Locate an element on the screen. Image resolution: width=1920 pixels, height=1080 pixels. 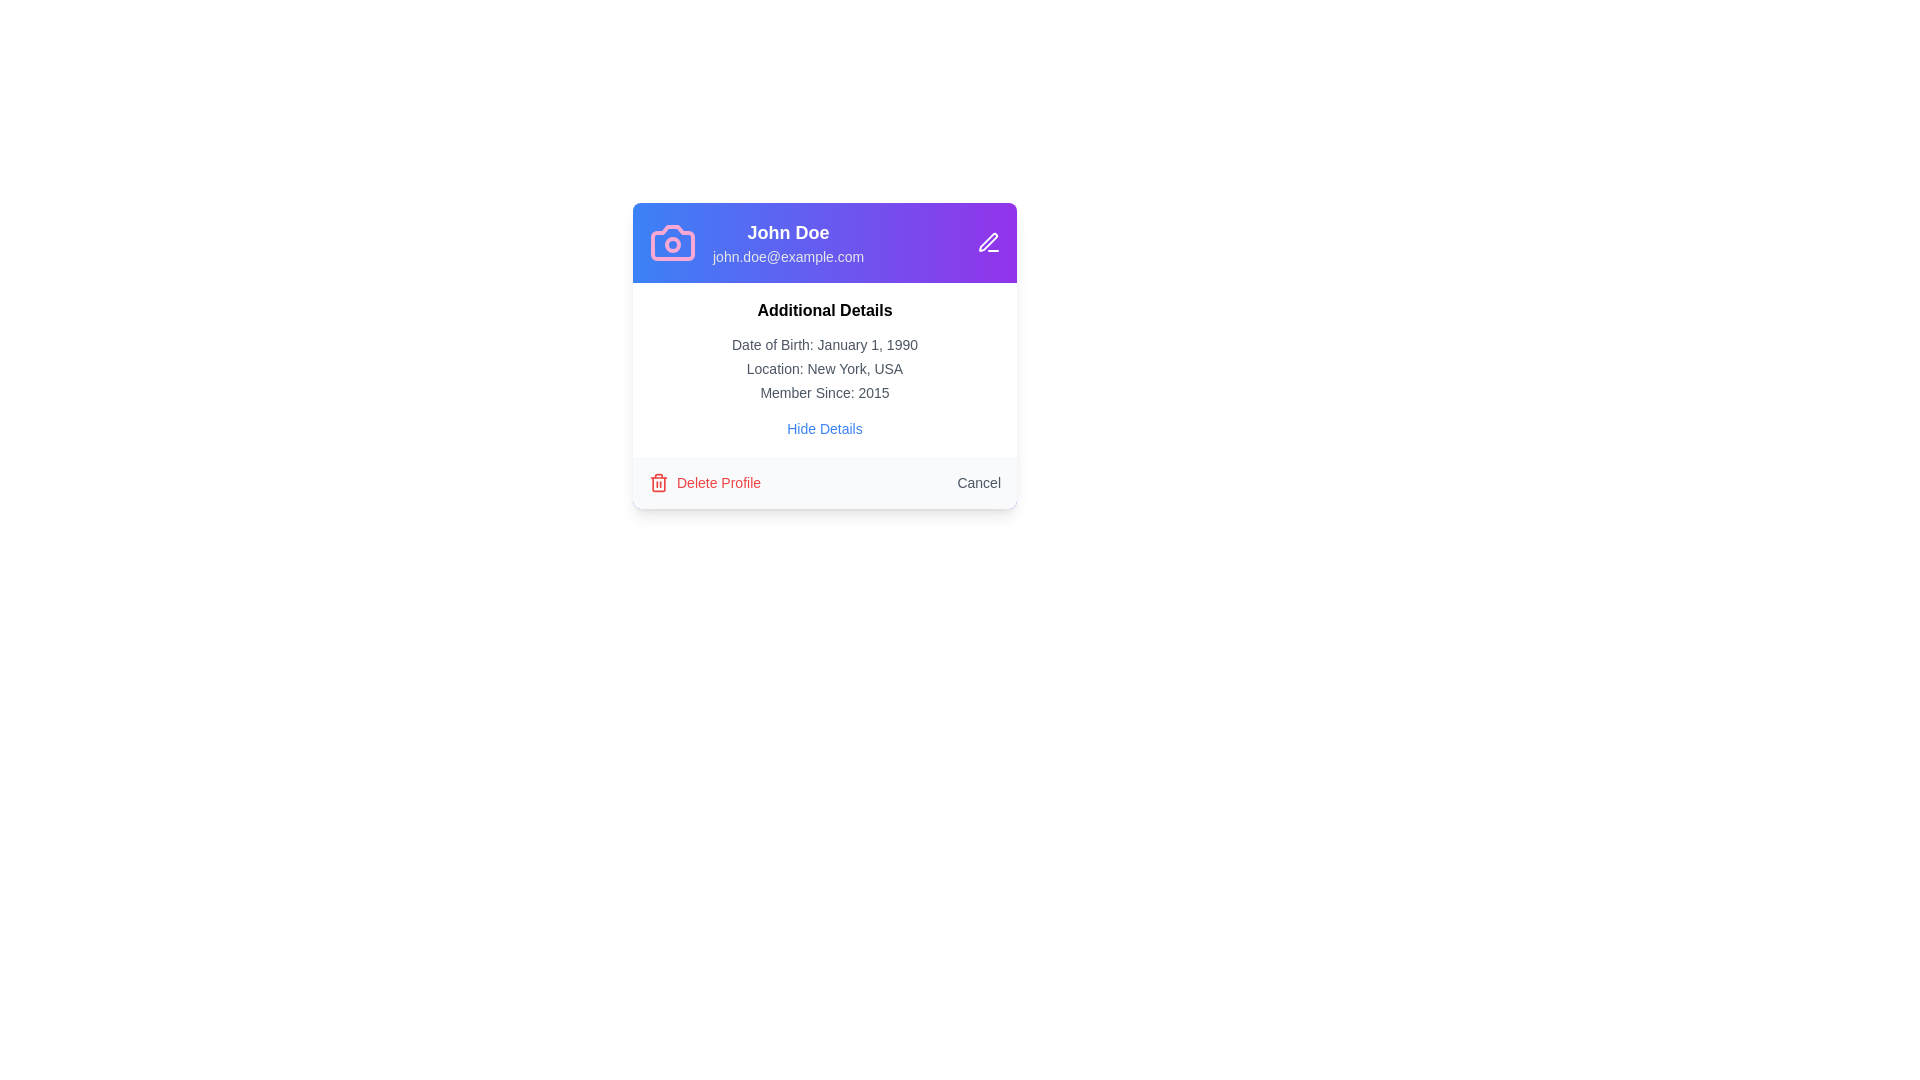
header text located centrally in the user details section, which indicates the content below contains additional user information is located at coordinates (825, 311).